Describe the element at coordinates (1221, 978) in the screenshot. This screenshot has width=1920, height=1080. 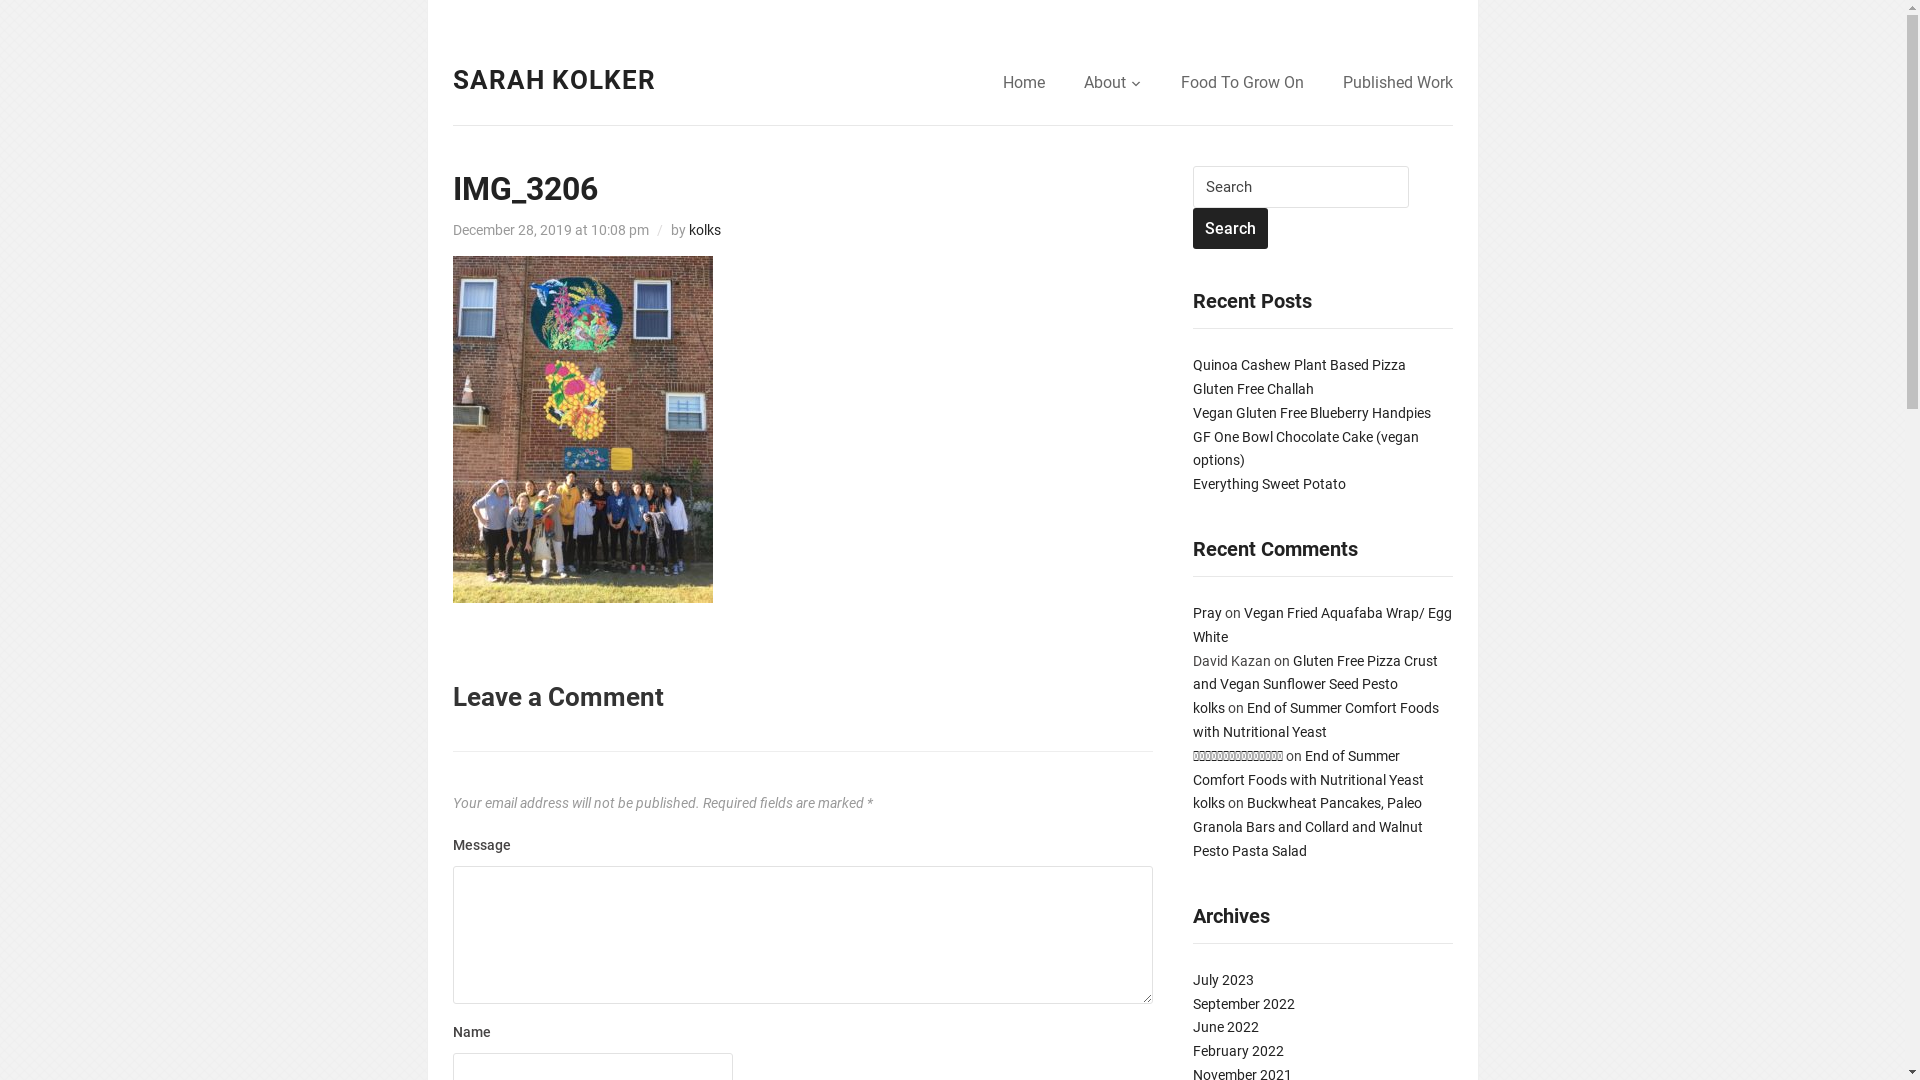
I see `'July 2023'` at that location.